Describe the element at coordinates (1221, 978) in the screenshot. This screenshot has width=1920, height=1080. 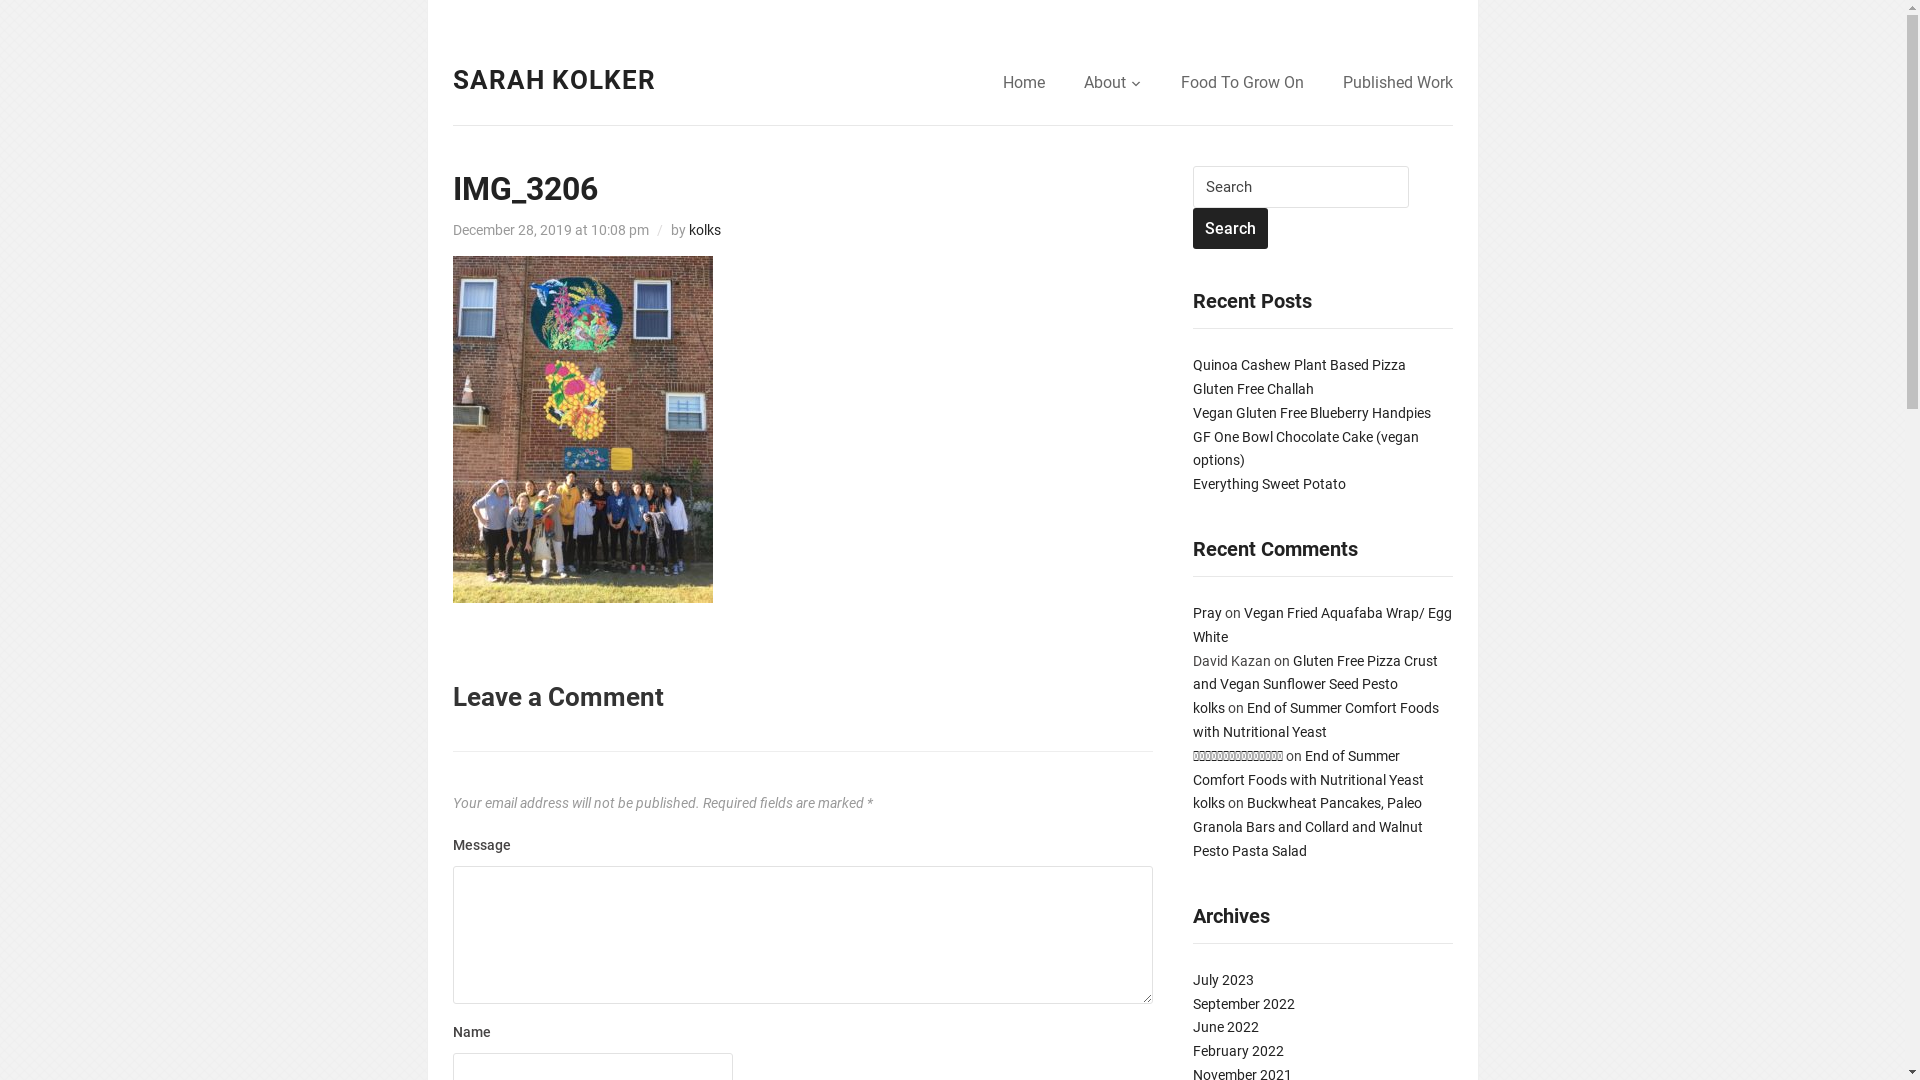
I see `'July 2023'` at that location.